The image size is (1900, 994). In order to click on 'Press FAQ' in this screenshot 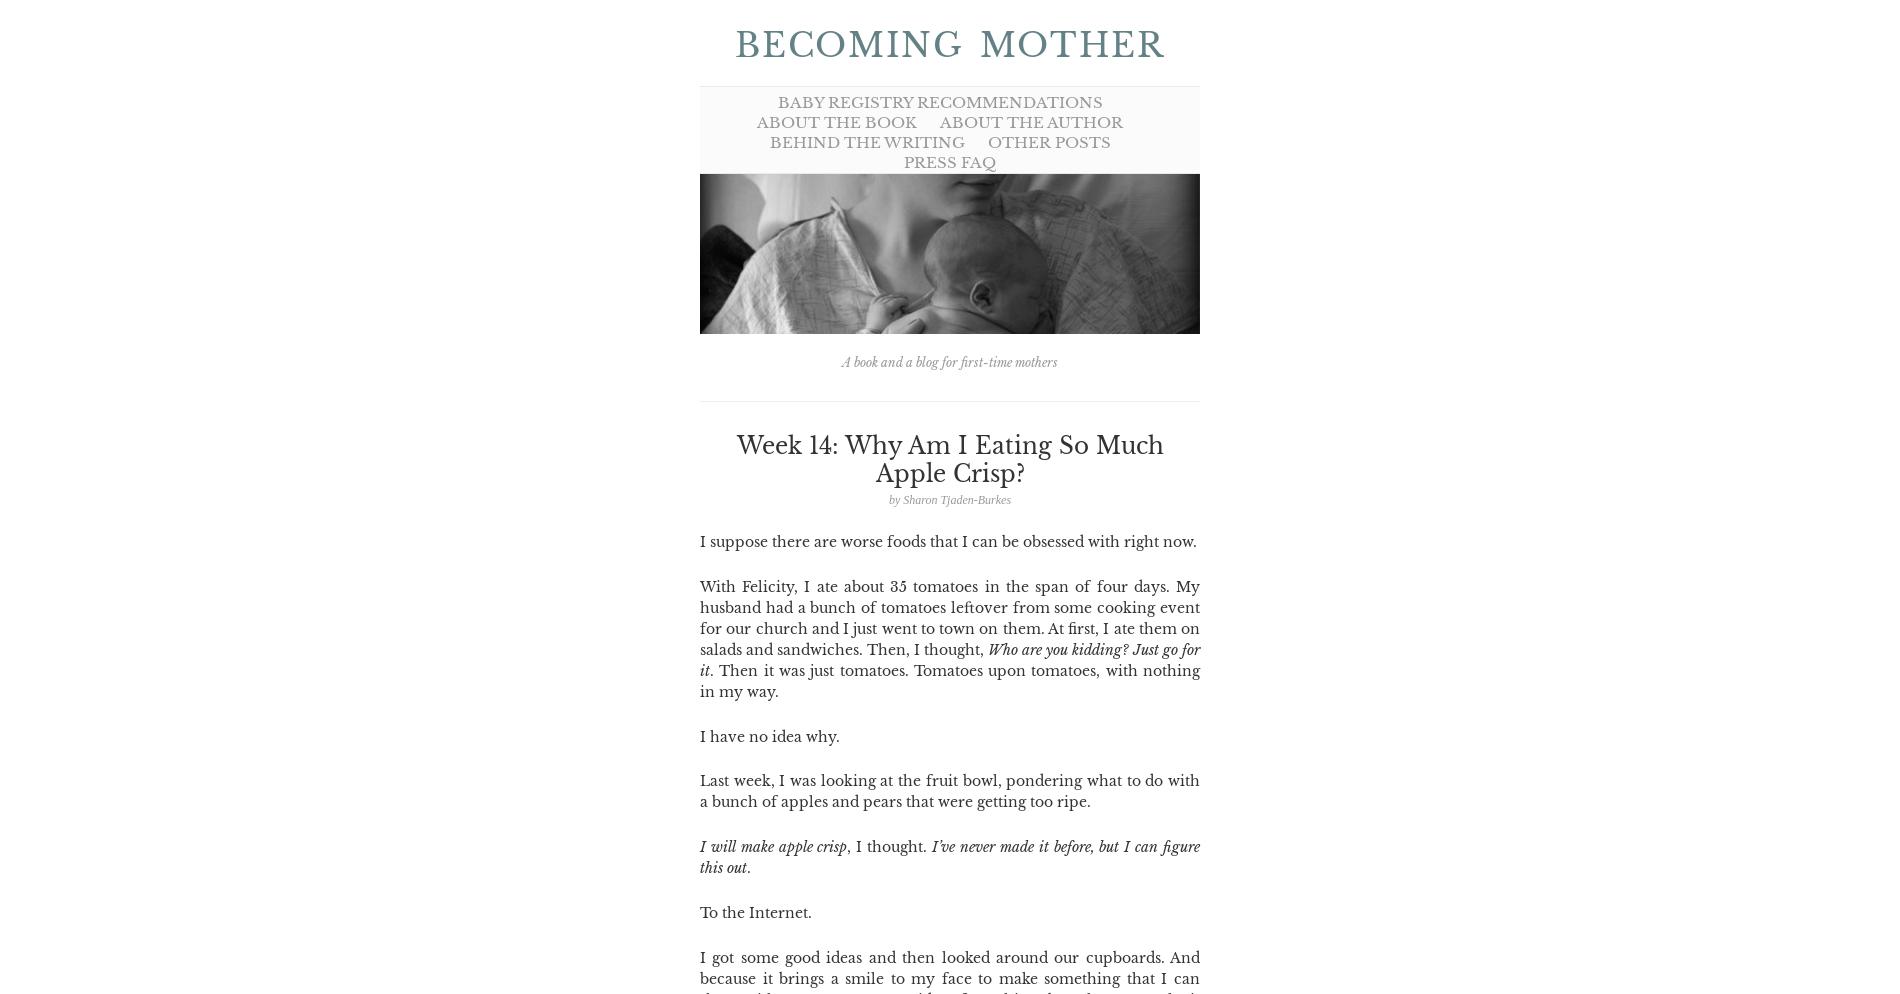, I will do `click(950, 162)`.